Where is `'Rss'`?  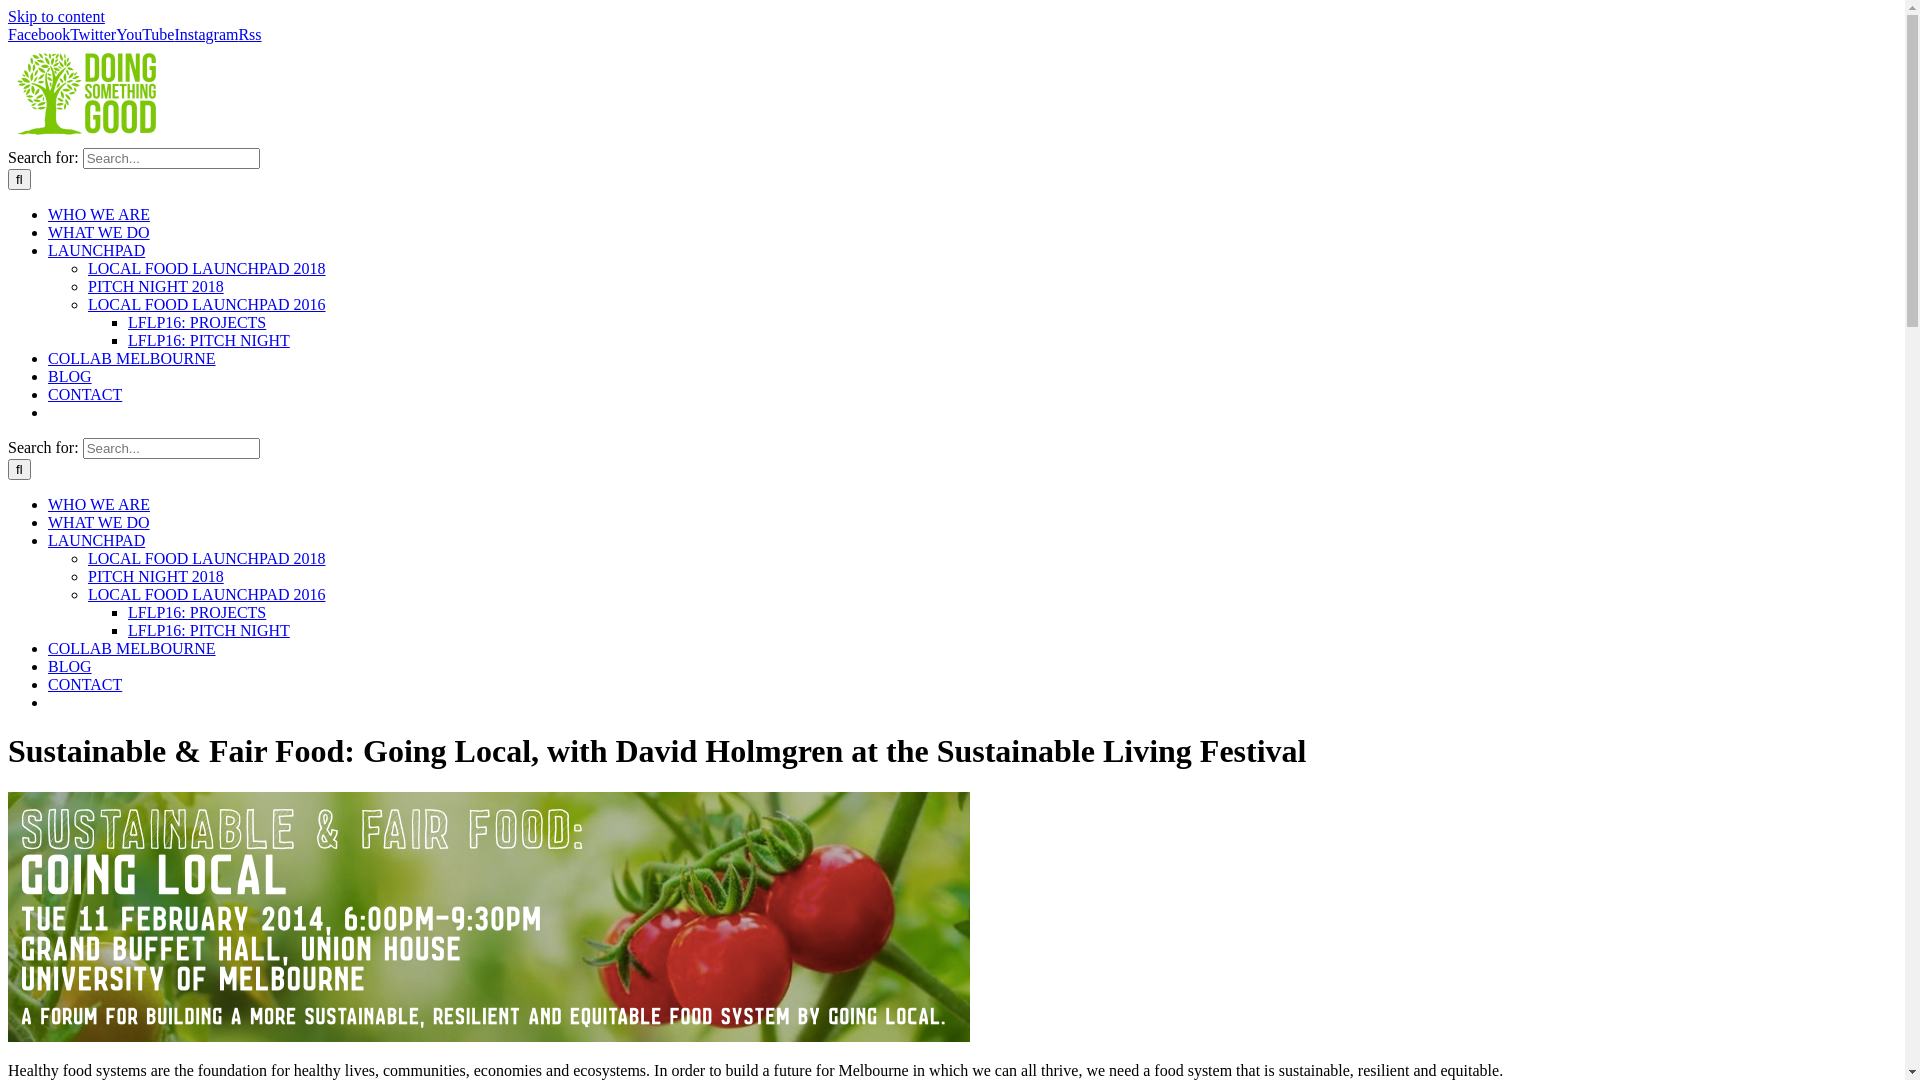
'Rss' is located at coordinates (238, 34).